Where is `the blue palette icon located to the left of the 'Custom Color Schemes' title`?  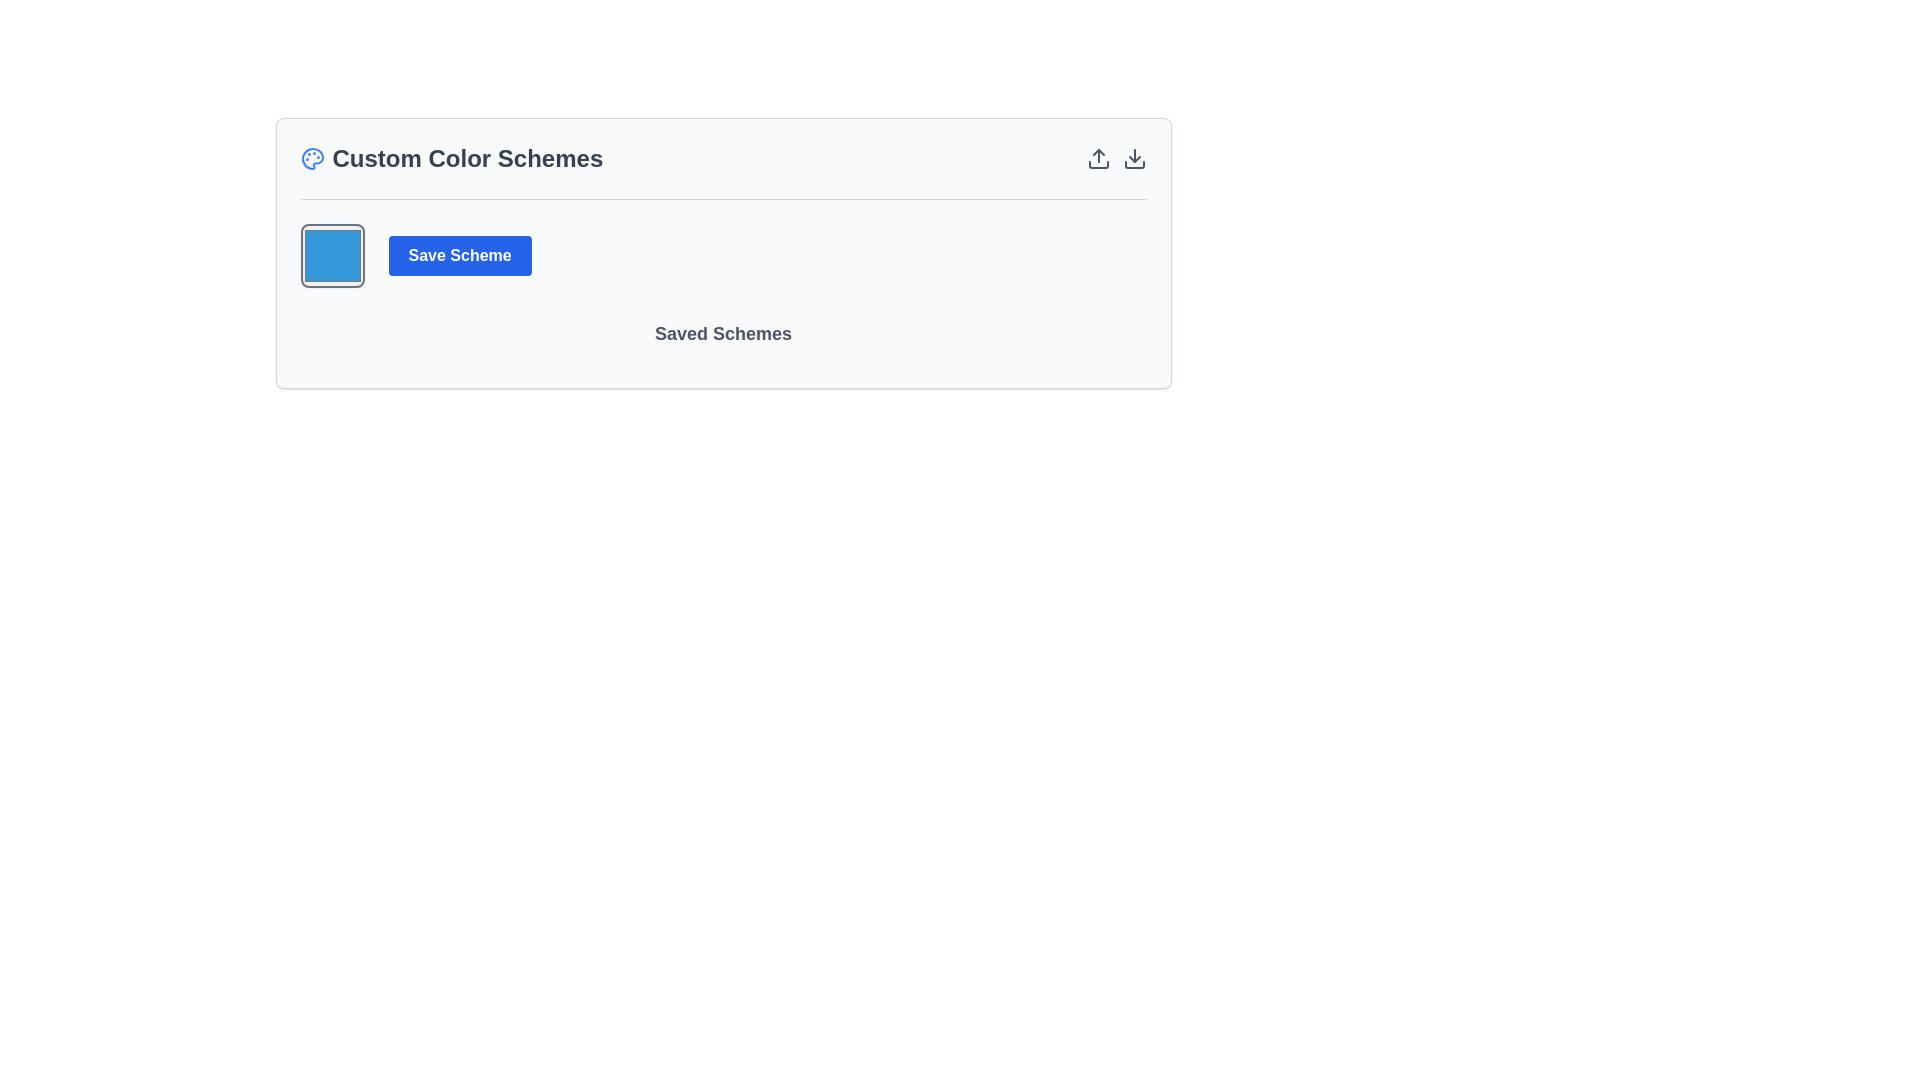 the blue palette icon located to the left of the 'Custom Color Schemes' title is located at coordinates (311, 157).